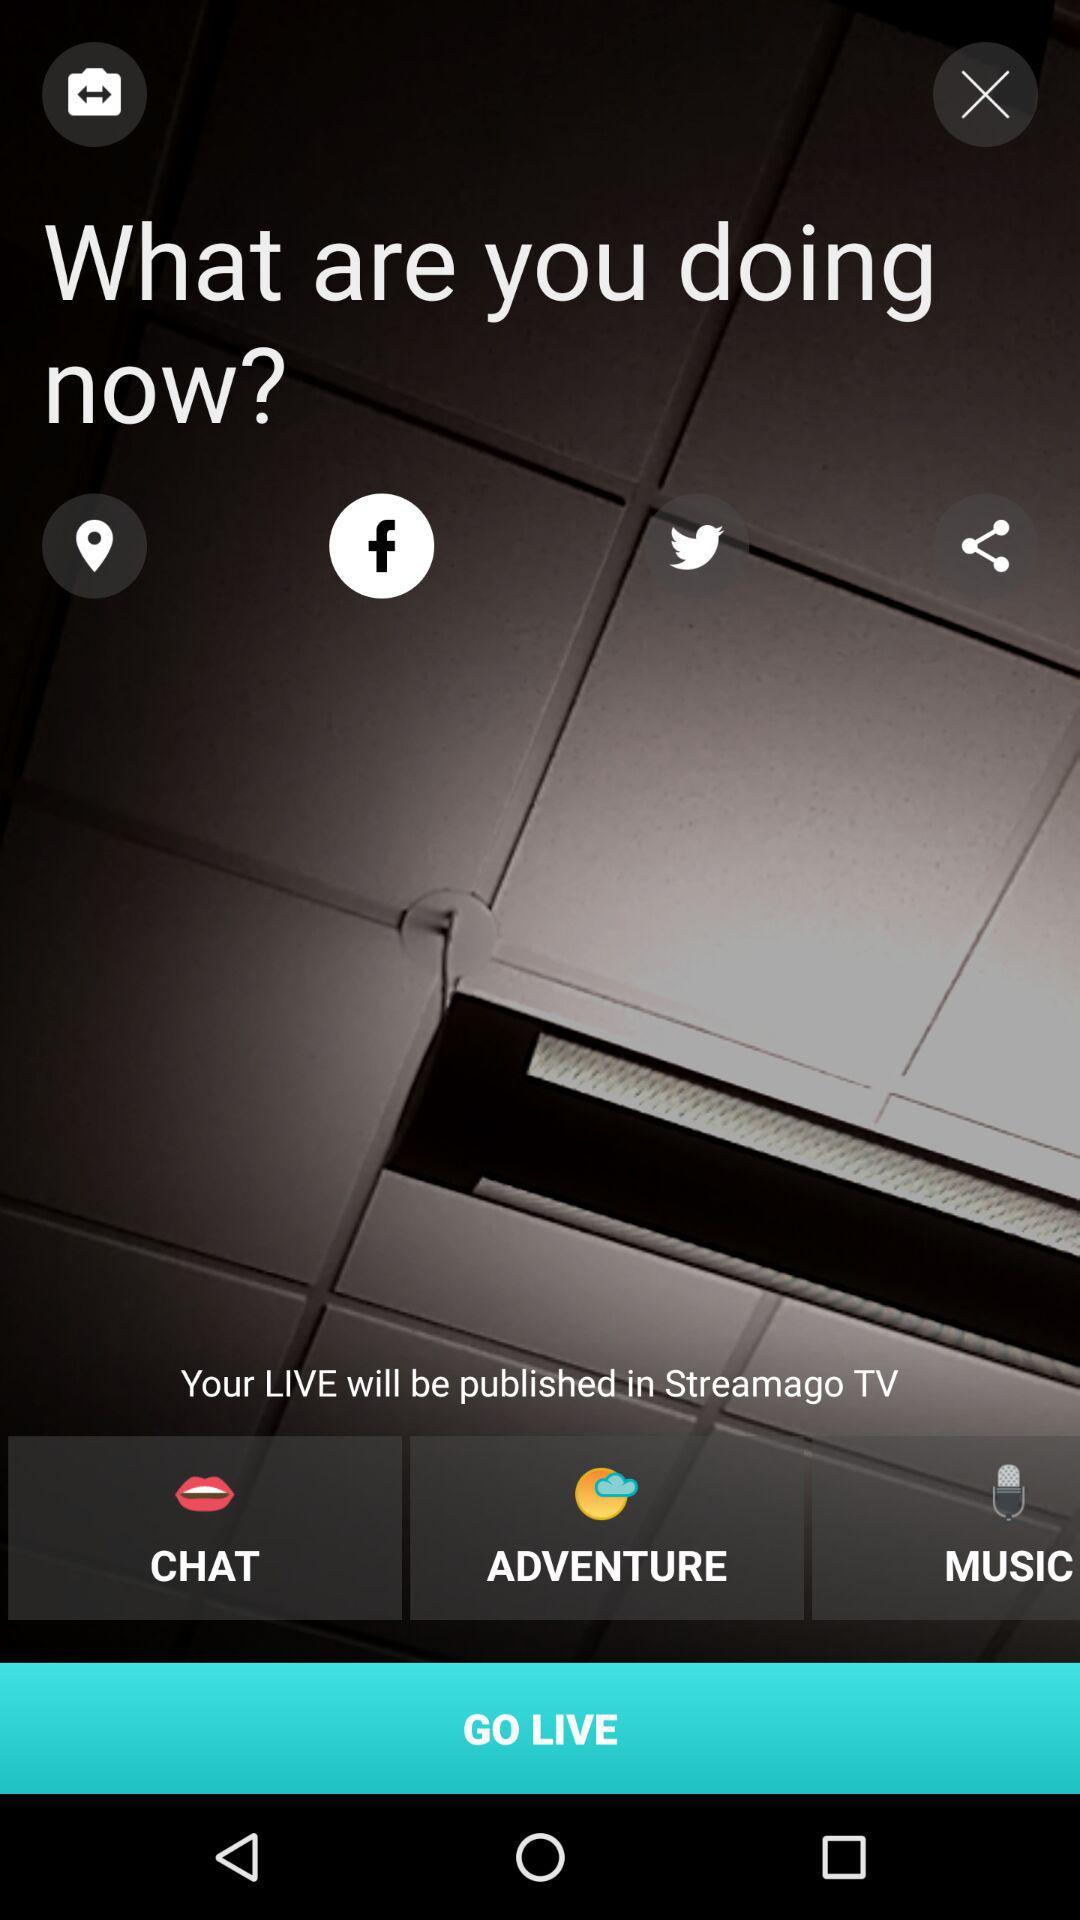 The width and height of the screenshot is (1080, 1920). Describe the element at coordinates (94, 93) in the screenshot. I see `previous page` at that location.